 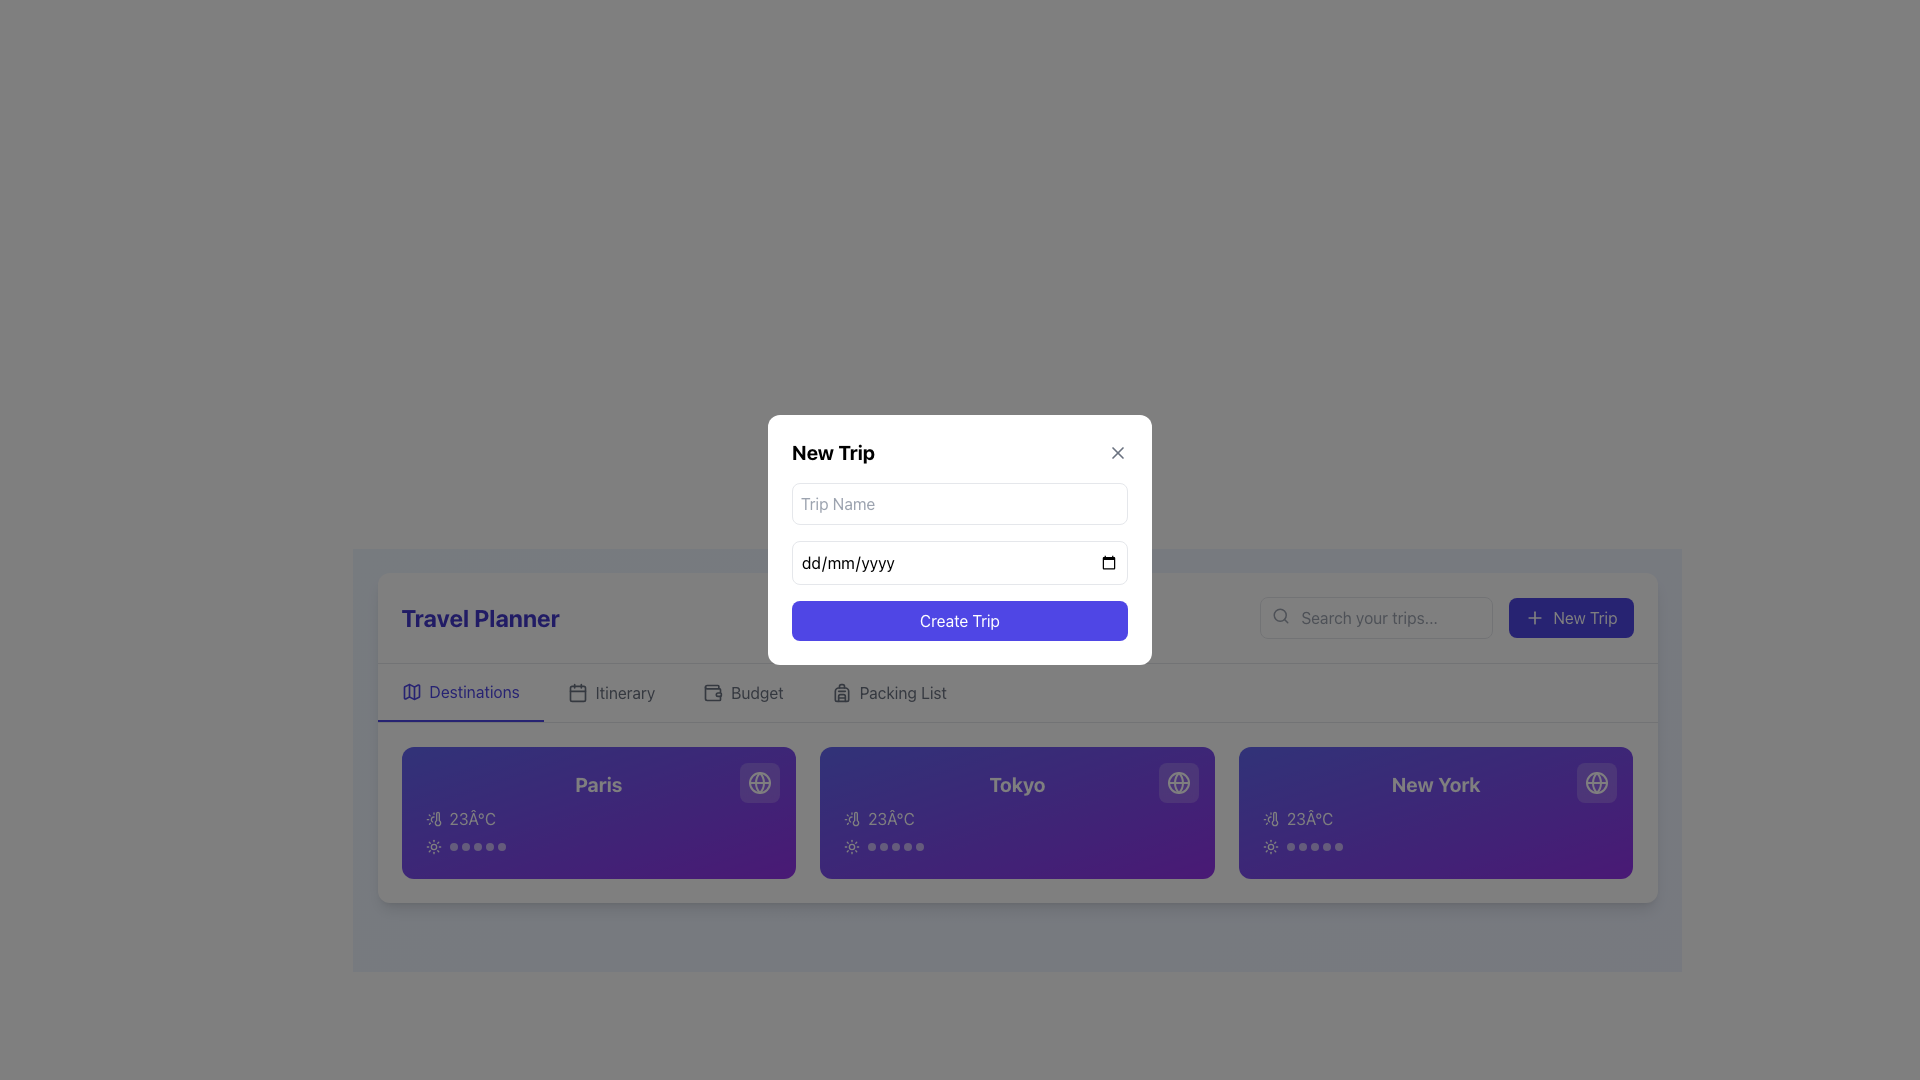 I want to click on the static text element displaying 'New York' in bold styling, located at the top-center of the card, so click(x=1435, y=784).